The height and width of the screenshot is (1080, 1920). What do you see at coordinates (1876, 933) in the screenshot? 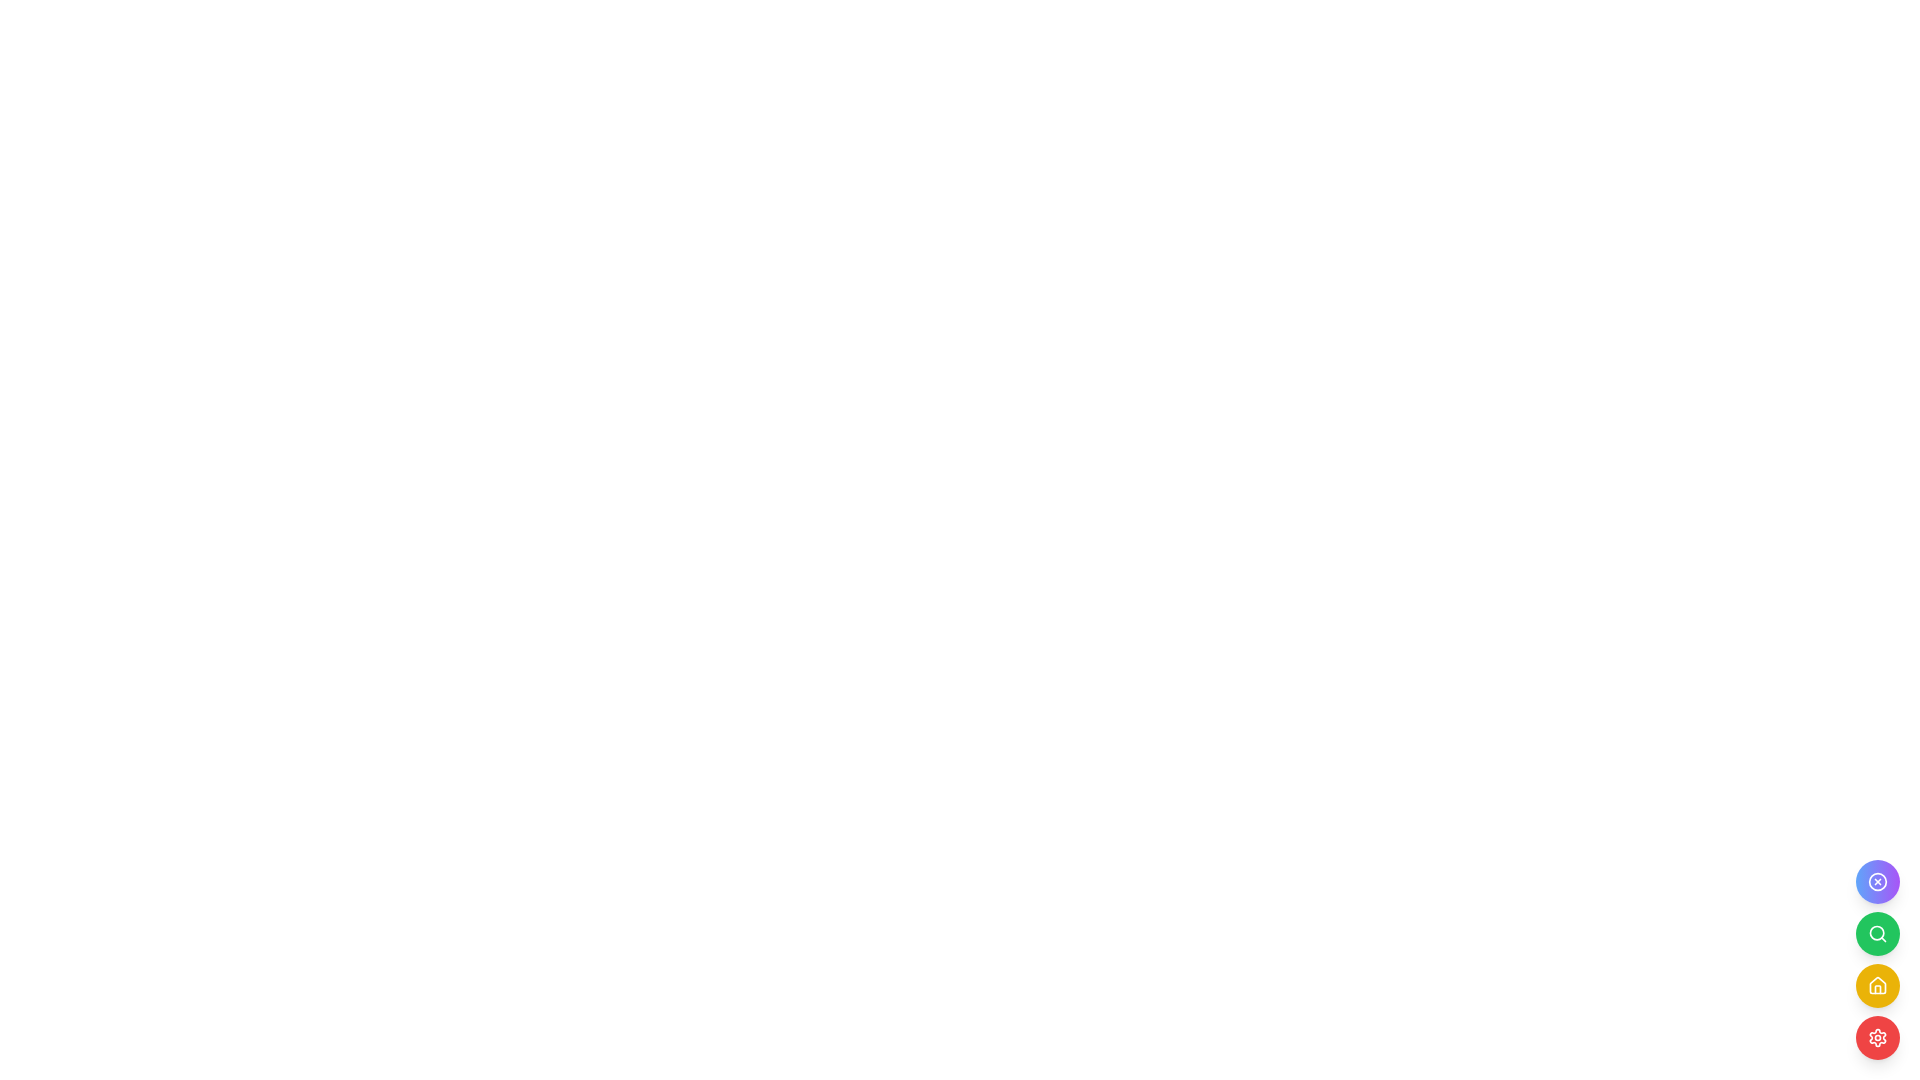
I see `the search icon button, which is the second circular button from the top in a vertical stack on the right side of the interface` at bounding box center [1876, 933].